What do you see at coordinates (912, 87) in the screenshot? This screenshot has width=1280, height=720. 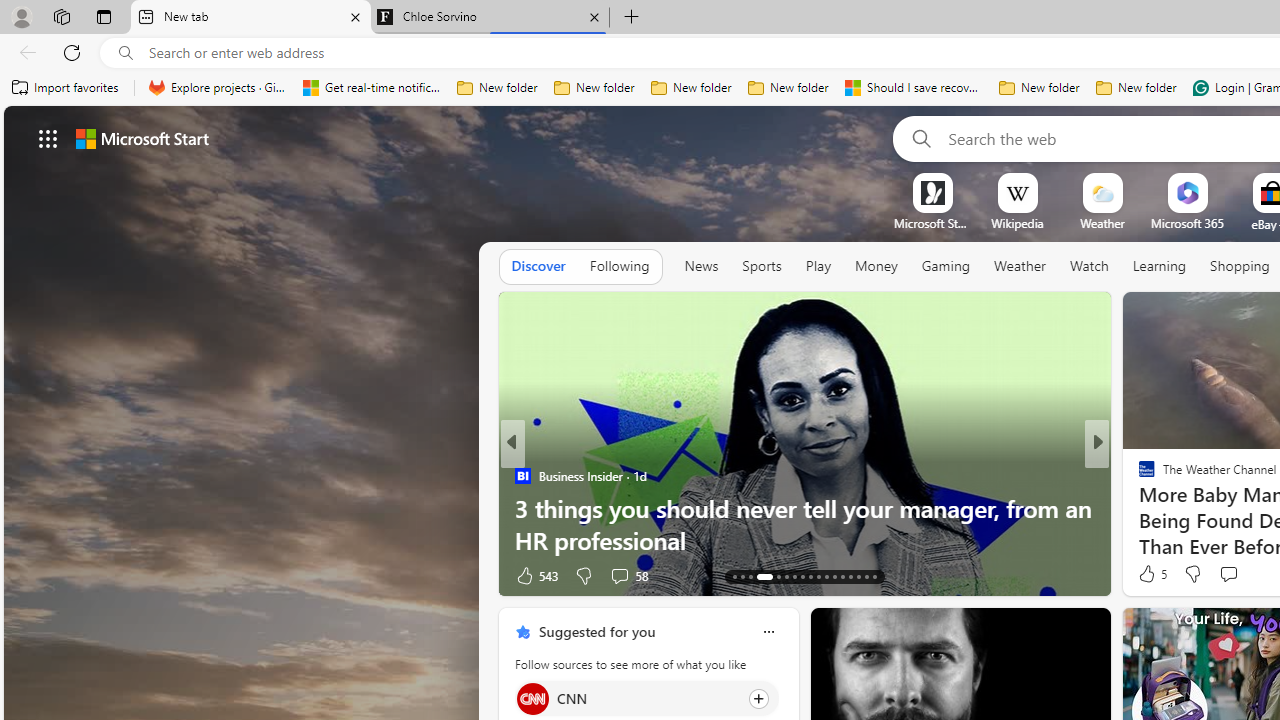 I see `'Should I save recovered Word documents? - Microsoft Support'` at bounding box center [912, 87].